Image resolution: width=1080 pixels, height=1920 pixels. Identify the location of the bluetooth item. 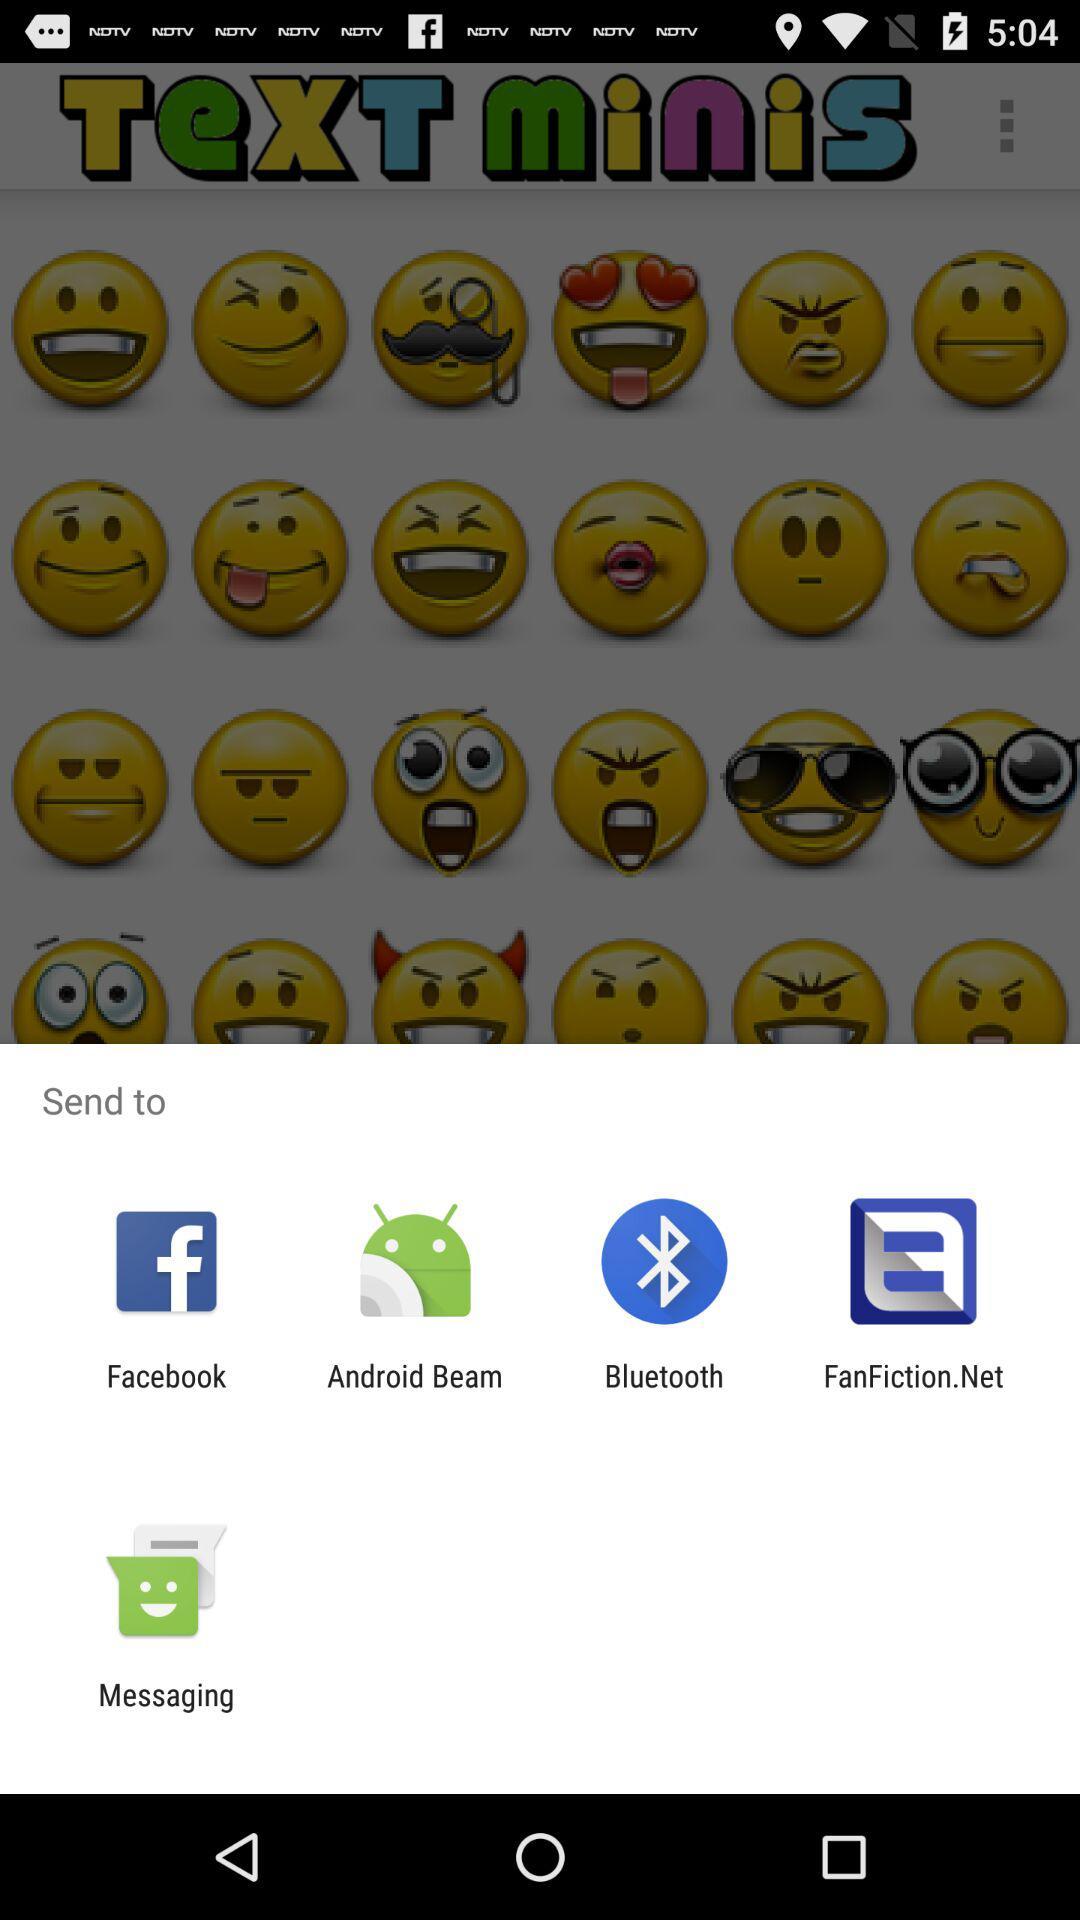
(664, 1392).